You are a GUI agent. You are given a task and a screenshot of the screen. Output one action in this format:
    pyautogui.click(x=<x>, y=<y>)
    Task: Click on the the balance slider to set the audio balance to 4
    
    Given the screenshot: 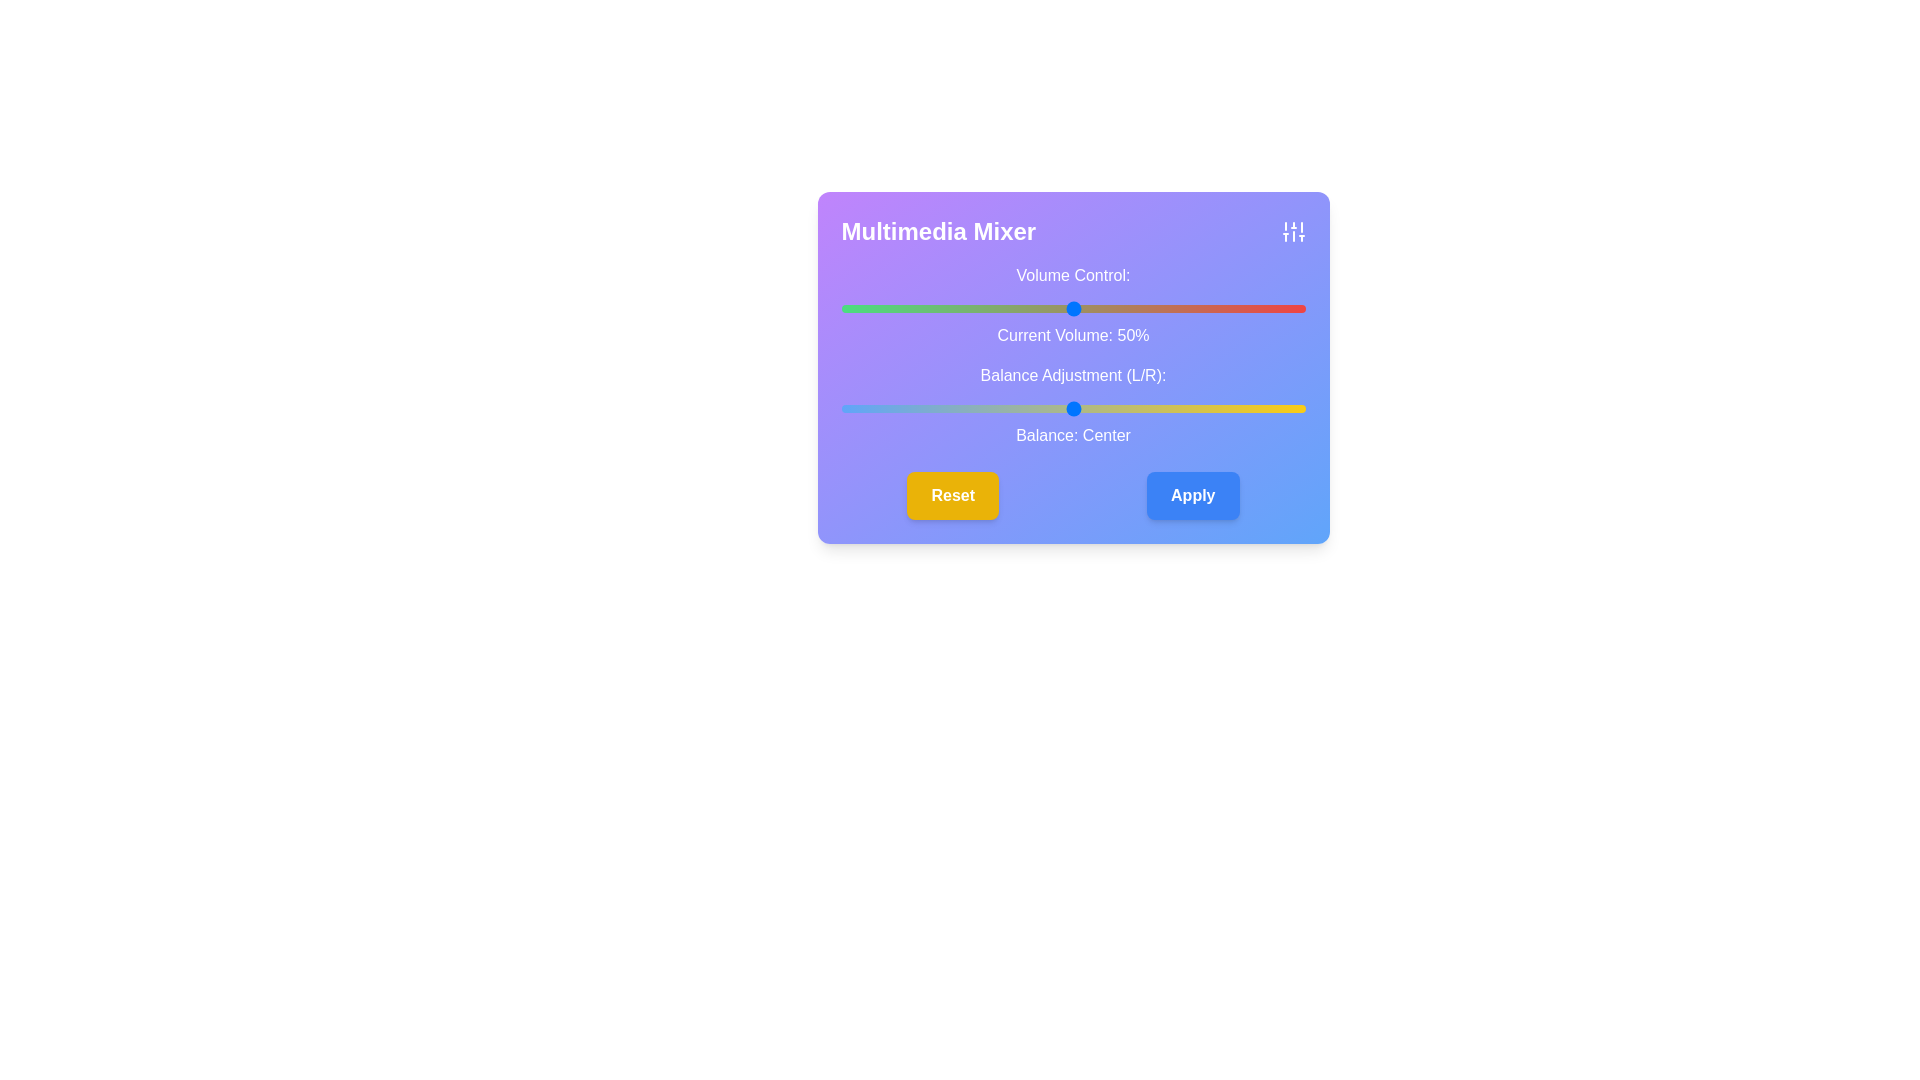 What is the action you would take?
    pyautogui.click(x=1091, y=407)
    